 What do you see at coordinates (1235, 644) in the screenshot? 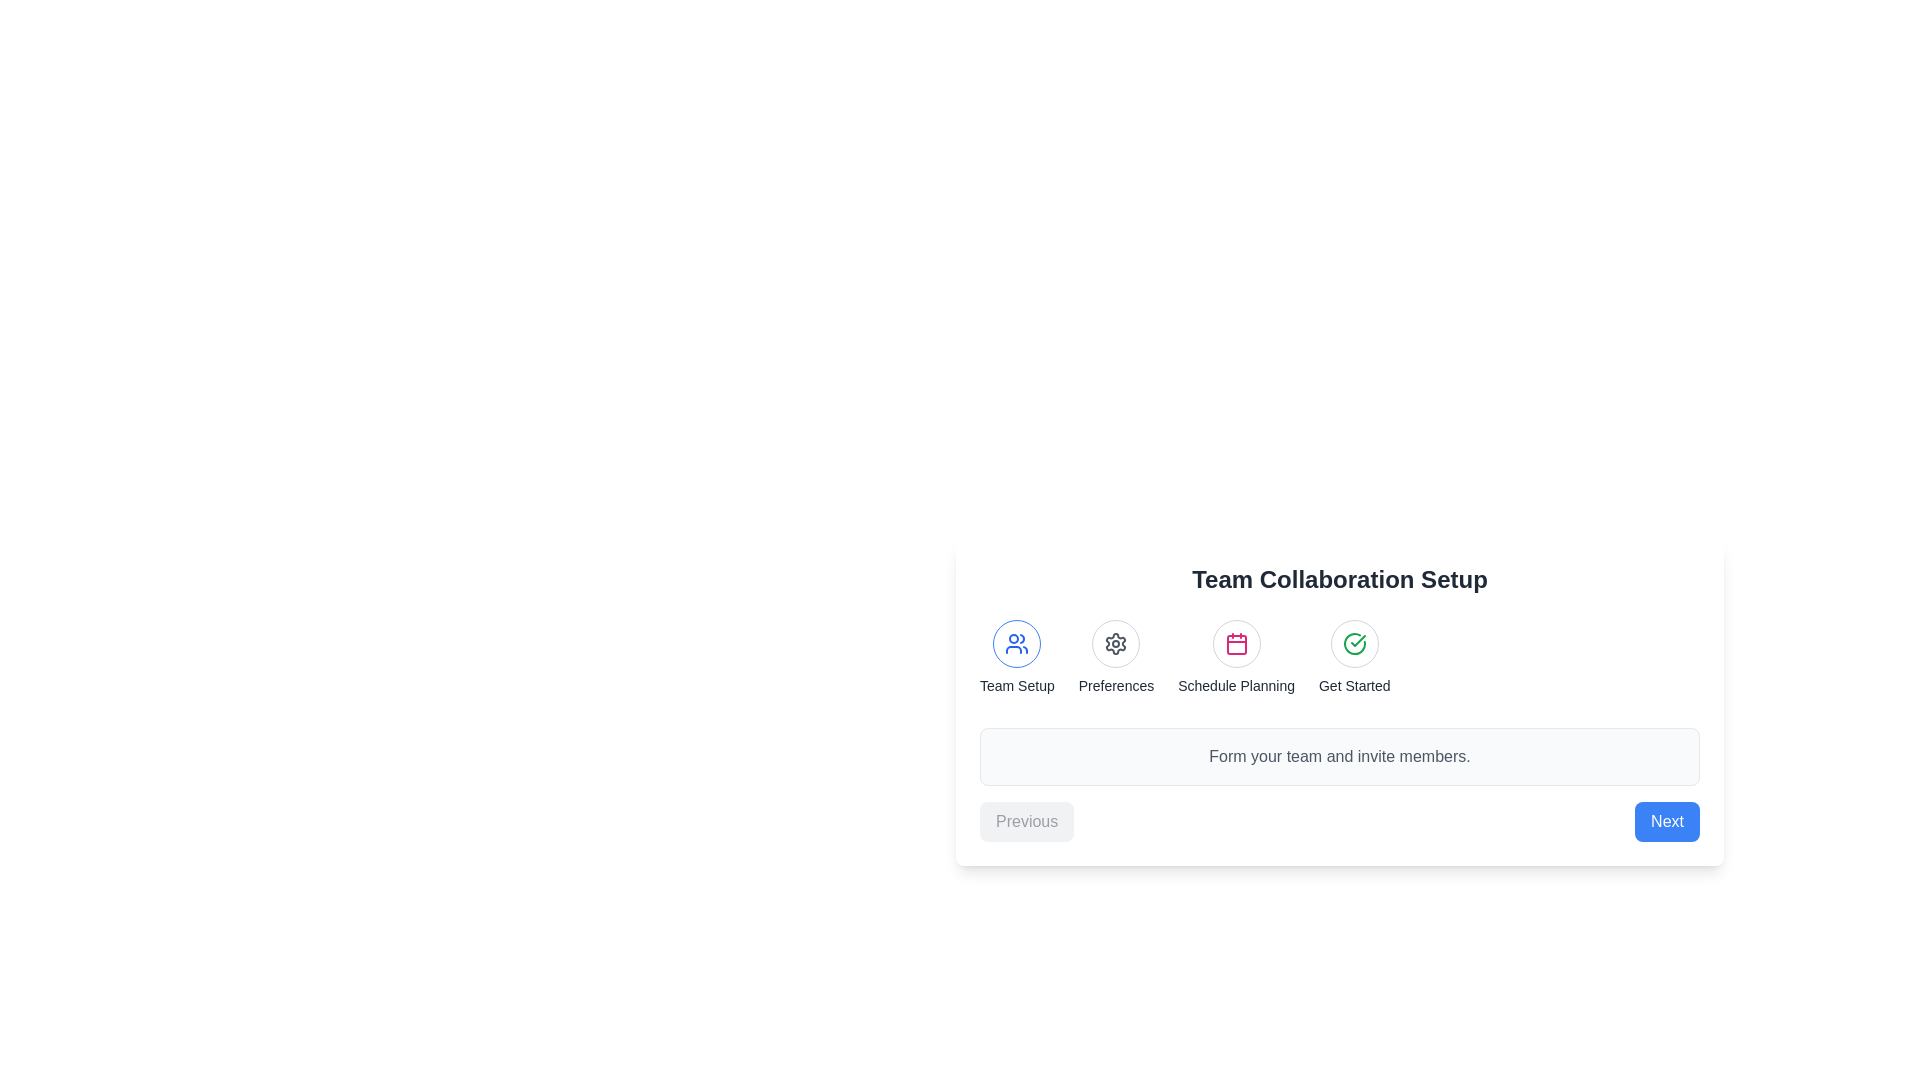
I see `the pink calendar icon labeled 'Schedule Planning', which is the third icon from the left under 'Team Collaboration Setup'` at bounding box center [1235, 644].